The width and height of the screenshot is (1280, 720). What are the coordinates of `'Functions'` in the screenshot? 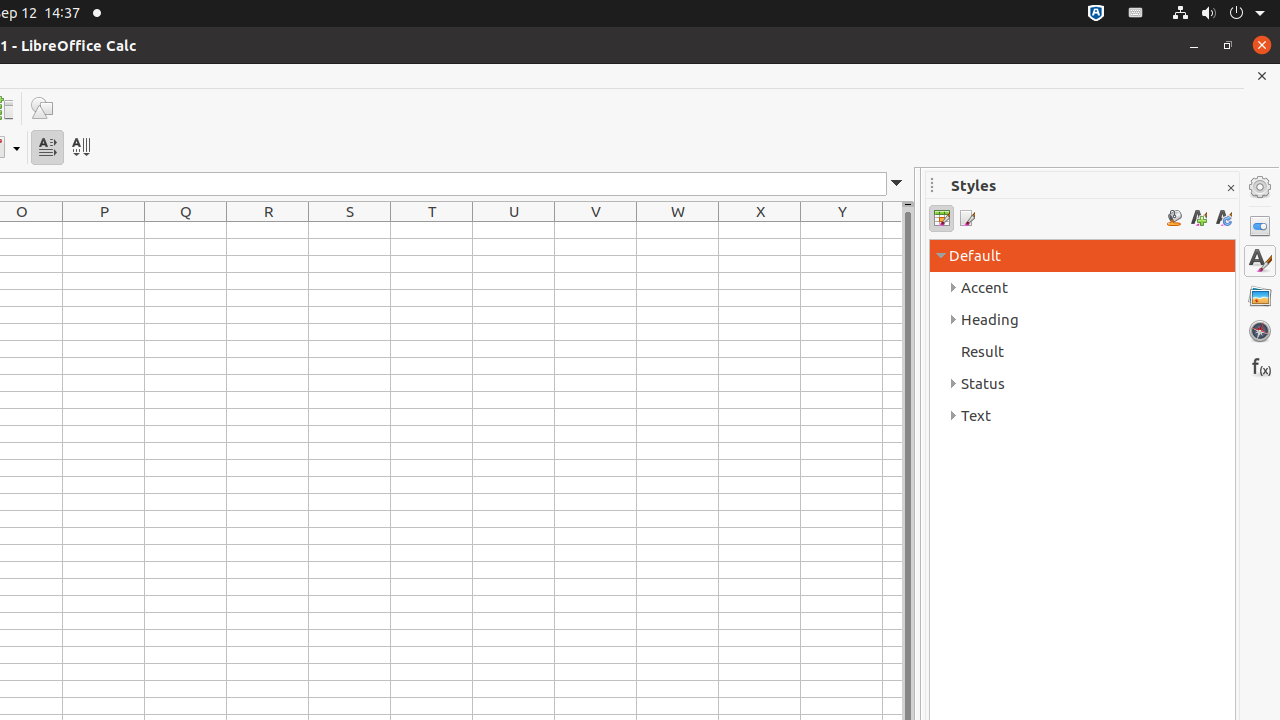 It's located at (1259, 365).